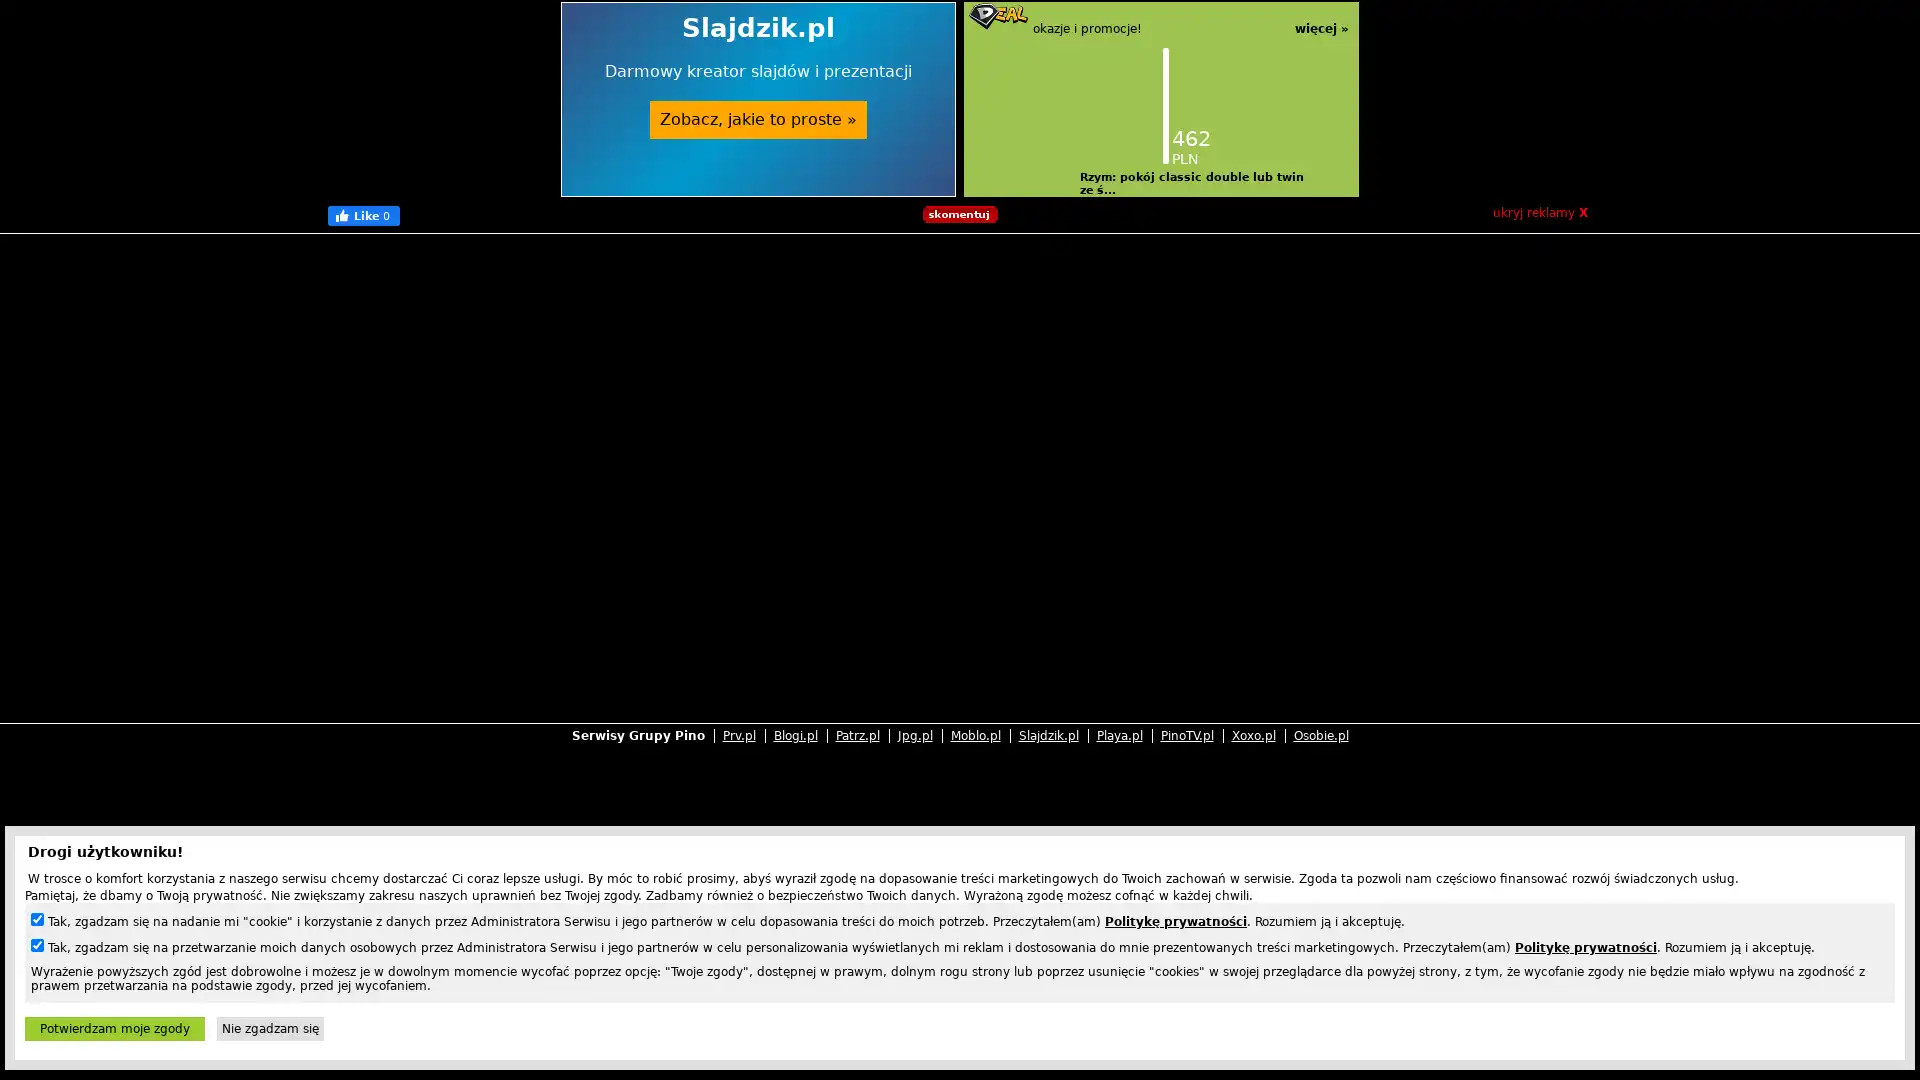 The height and width of the screenshot is (1080, 1920). What do you see at coordinates (114, 1029) in the screenshot?
I see `Potwierdzam moje zgody` at bounding box center [114, 1029].